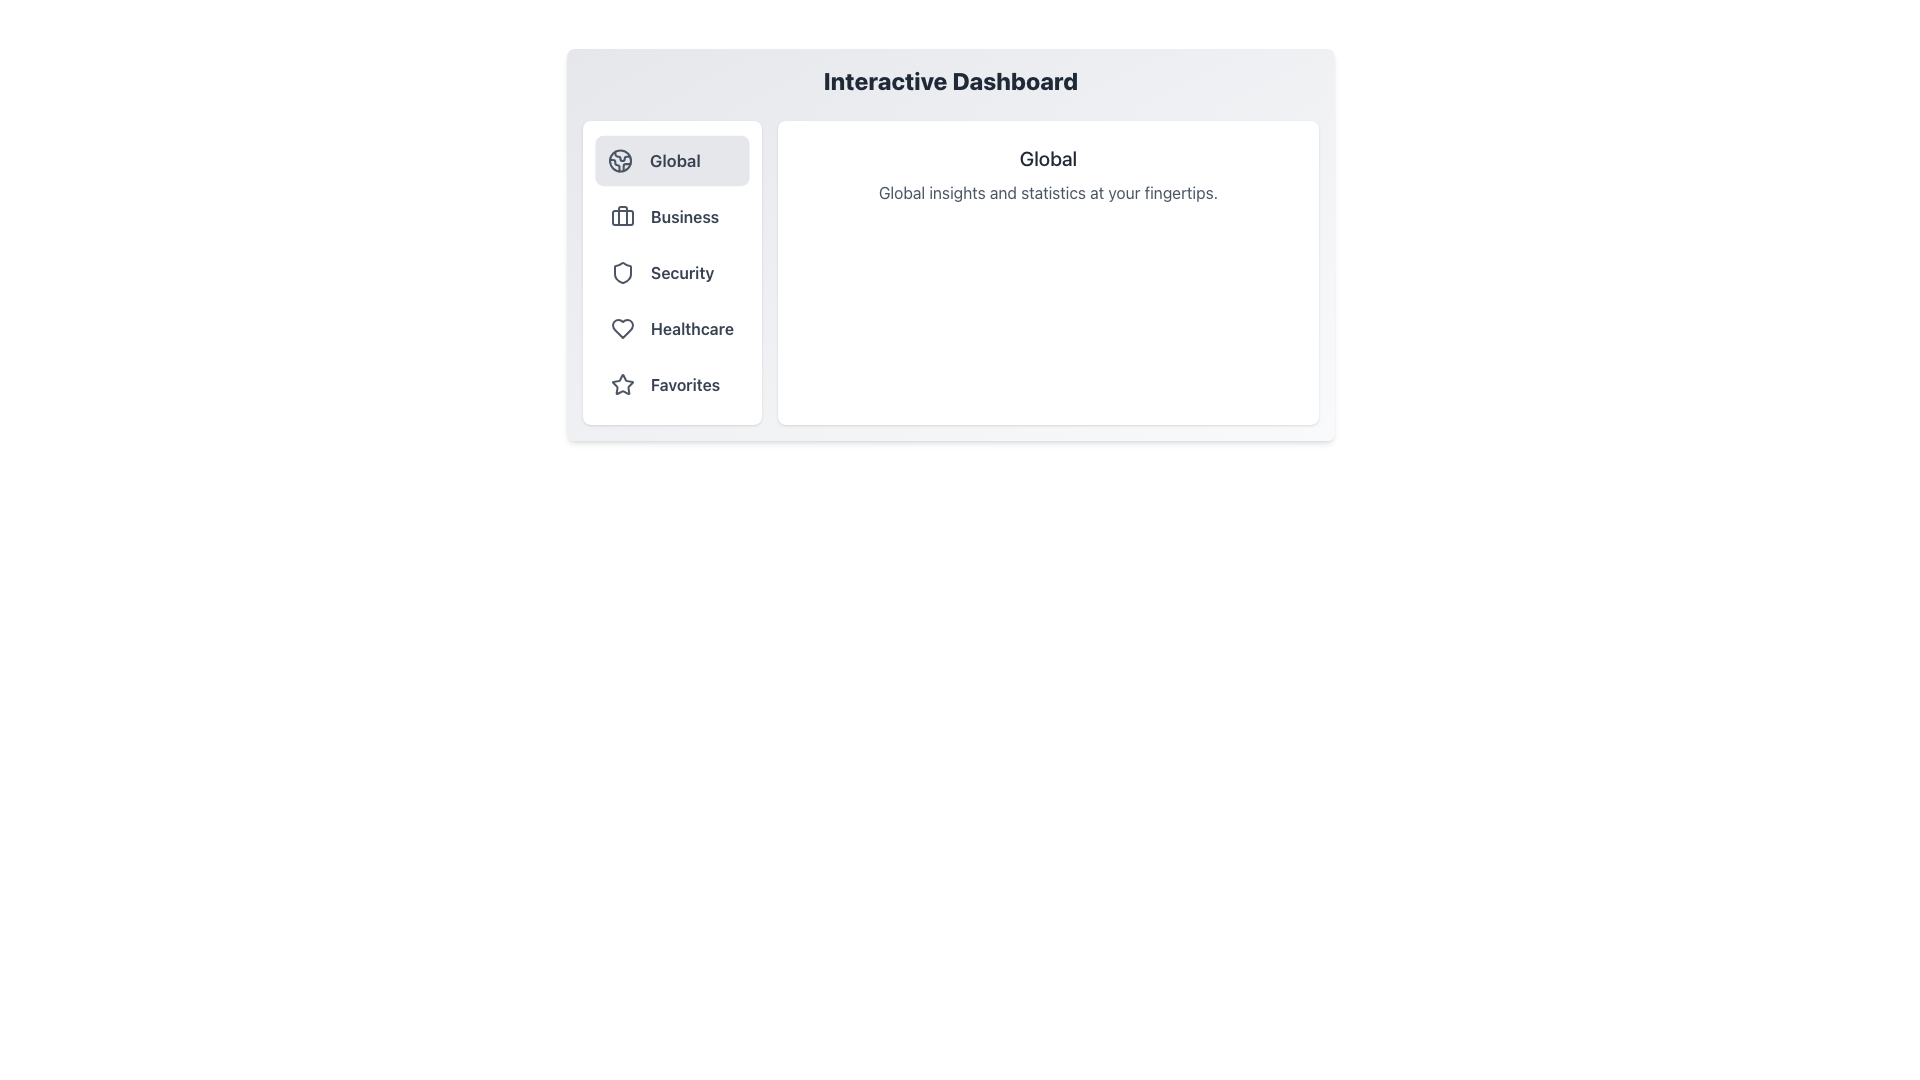 The width and height of the screenshot is (1920, 1080). What do you see at coordinates (622, 273) in the screenshot?
I see `the 'Security' icon in the sidebar menu, which is the third item in the navigation list, positioned between the 'Business' icon above and the 'Healthcare' icon below` at bounding box center [622, 273].